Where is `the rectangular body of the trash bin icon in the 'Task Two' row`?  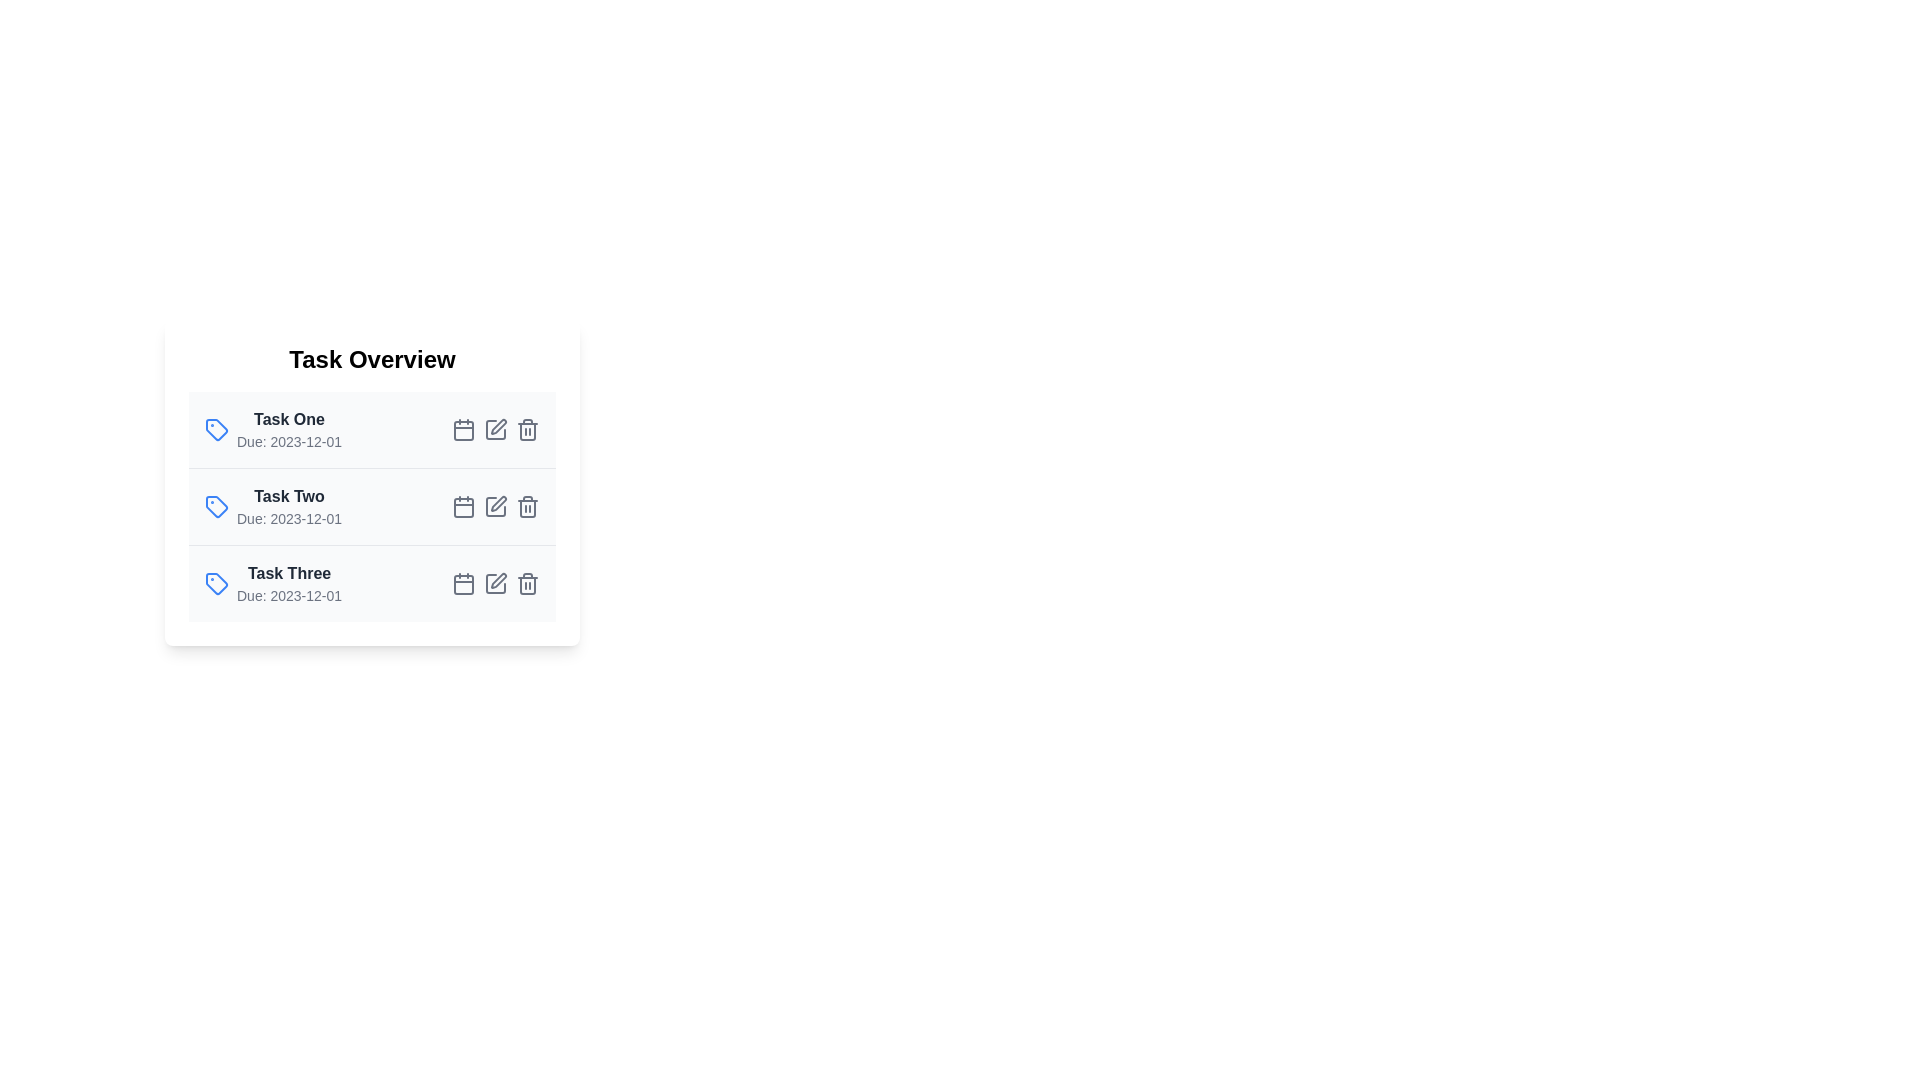
the rectangular body of the trash bin icon in the 'Task Two' row is located at coordinates (528, 508).